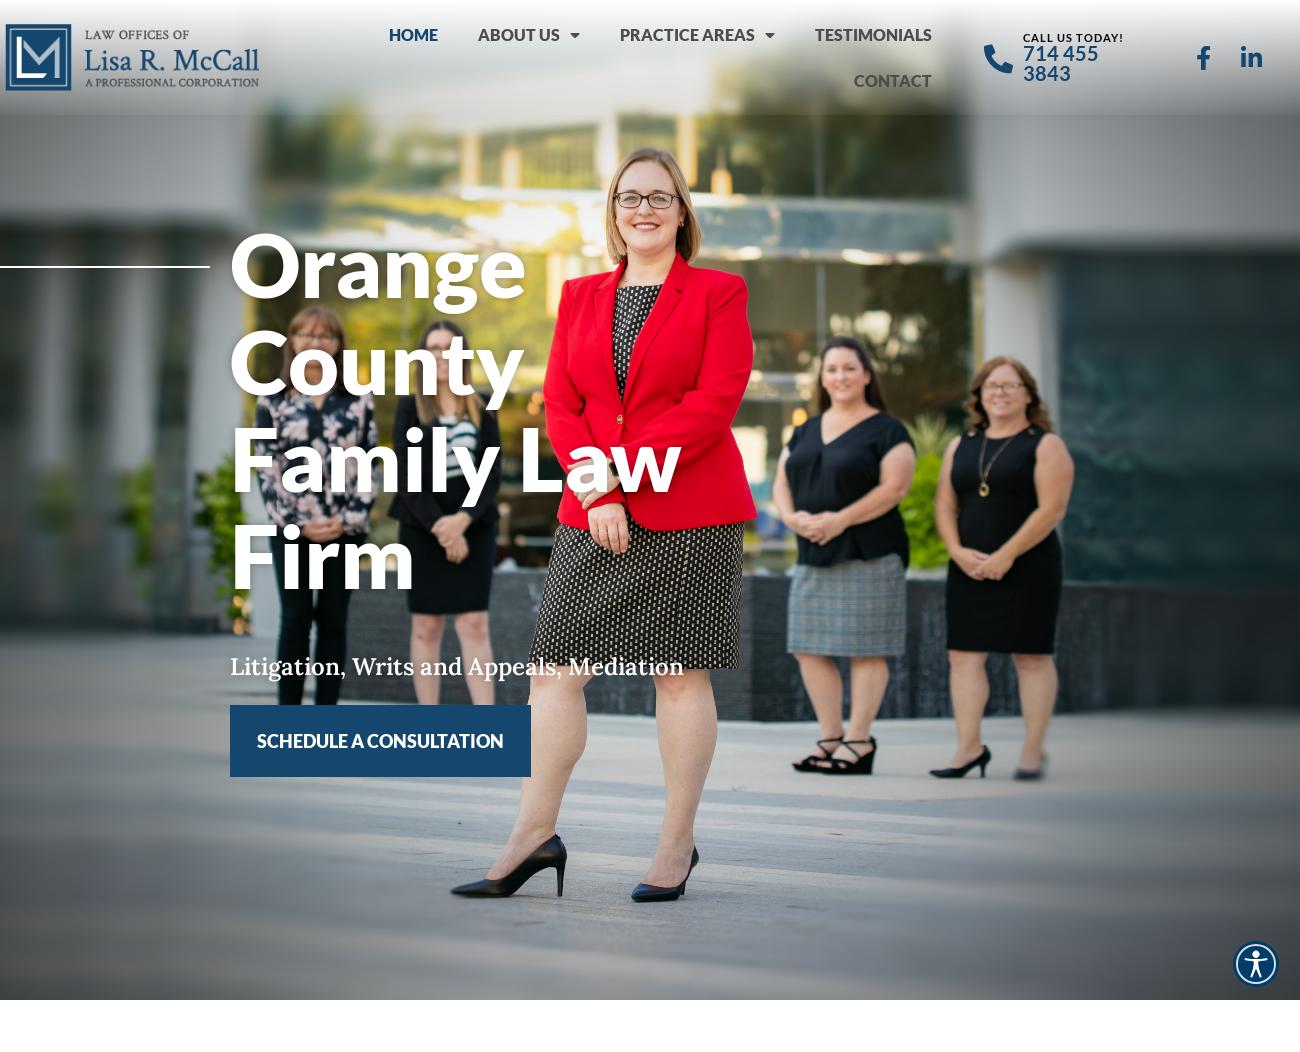 The width and height of the screenshot is (1300, 1052). Describe the element at coordinates (814, 33) in the screenshot. I see `'Testimonials'` at that location.